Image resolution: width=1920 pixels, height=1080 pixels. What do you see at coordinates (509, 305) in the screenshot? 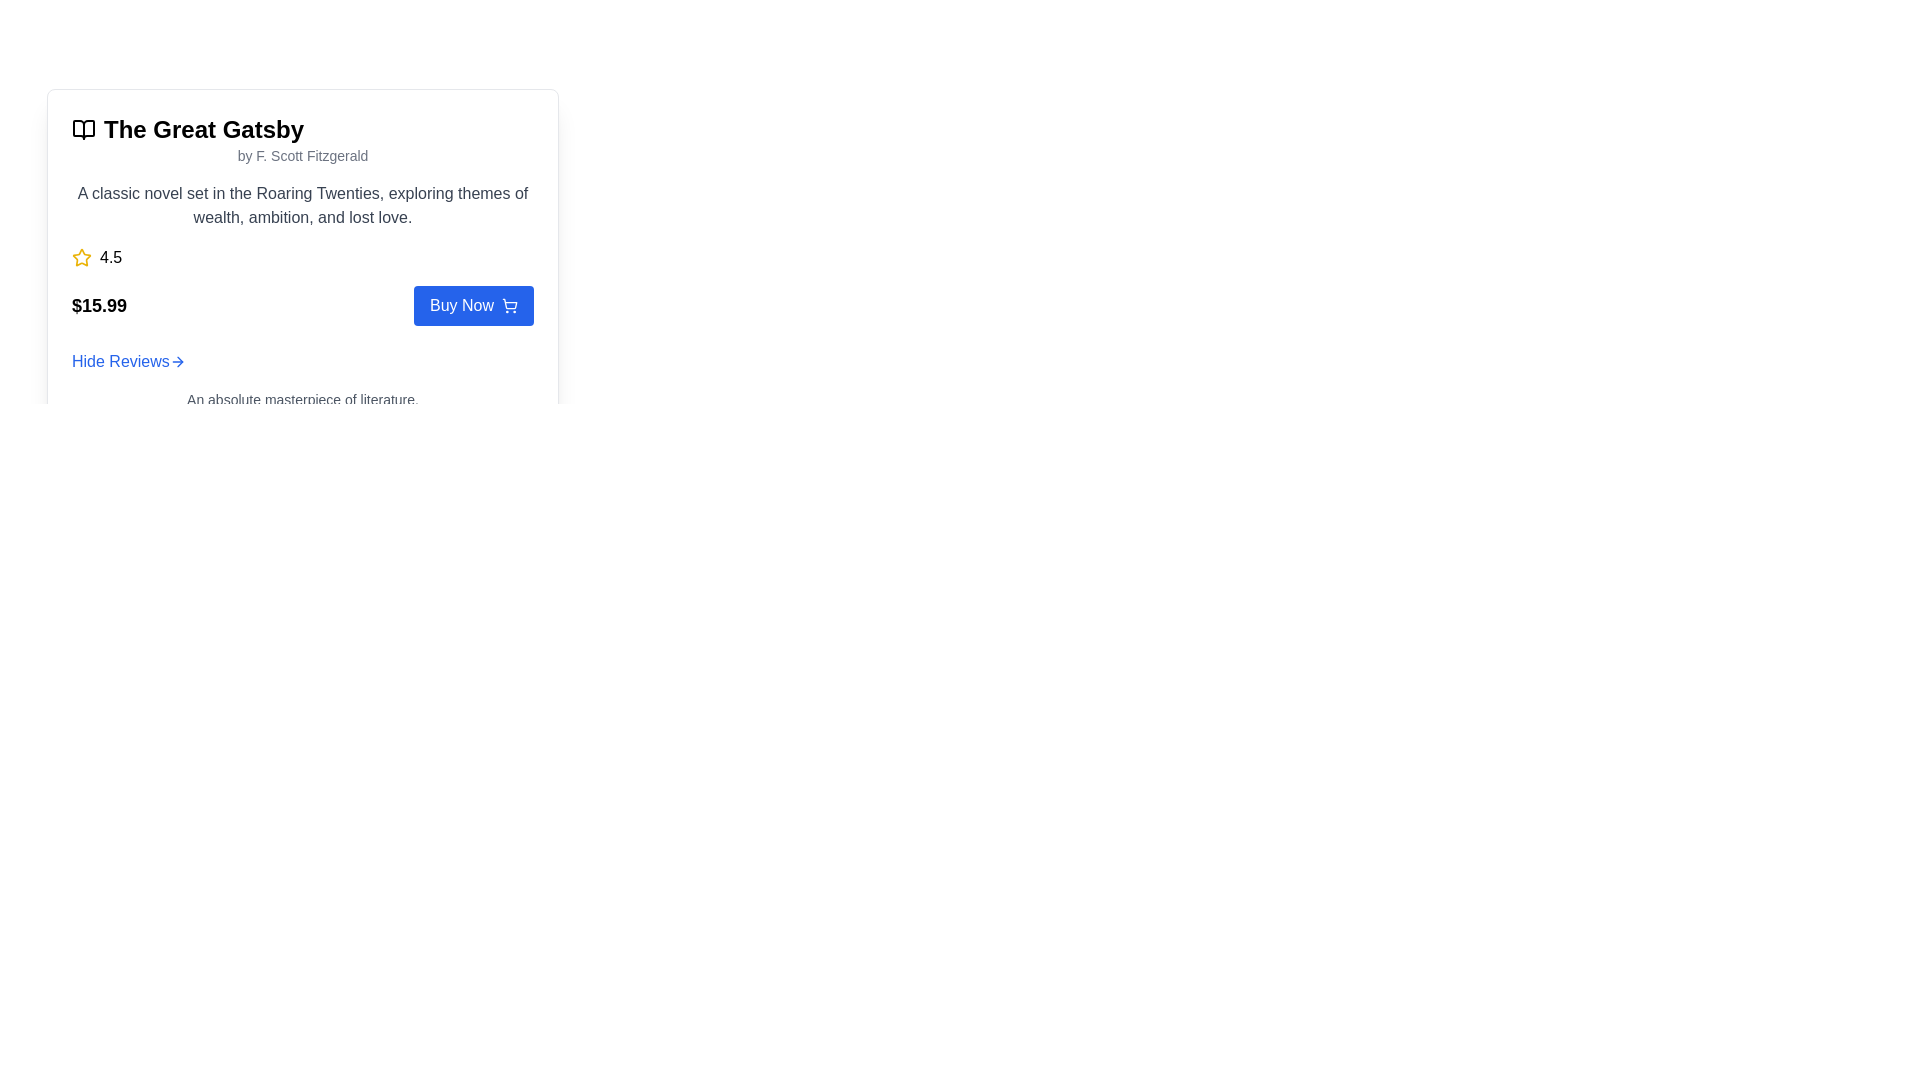
I see `the shopping cart icon within the 'Buy Now' button for accessibility purposes` at bounding box center [509, 305].